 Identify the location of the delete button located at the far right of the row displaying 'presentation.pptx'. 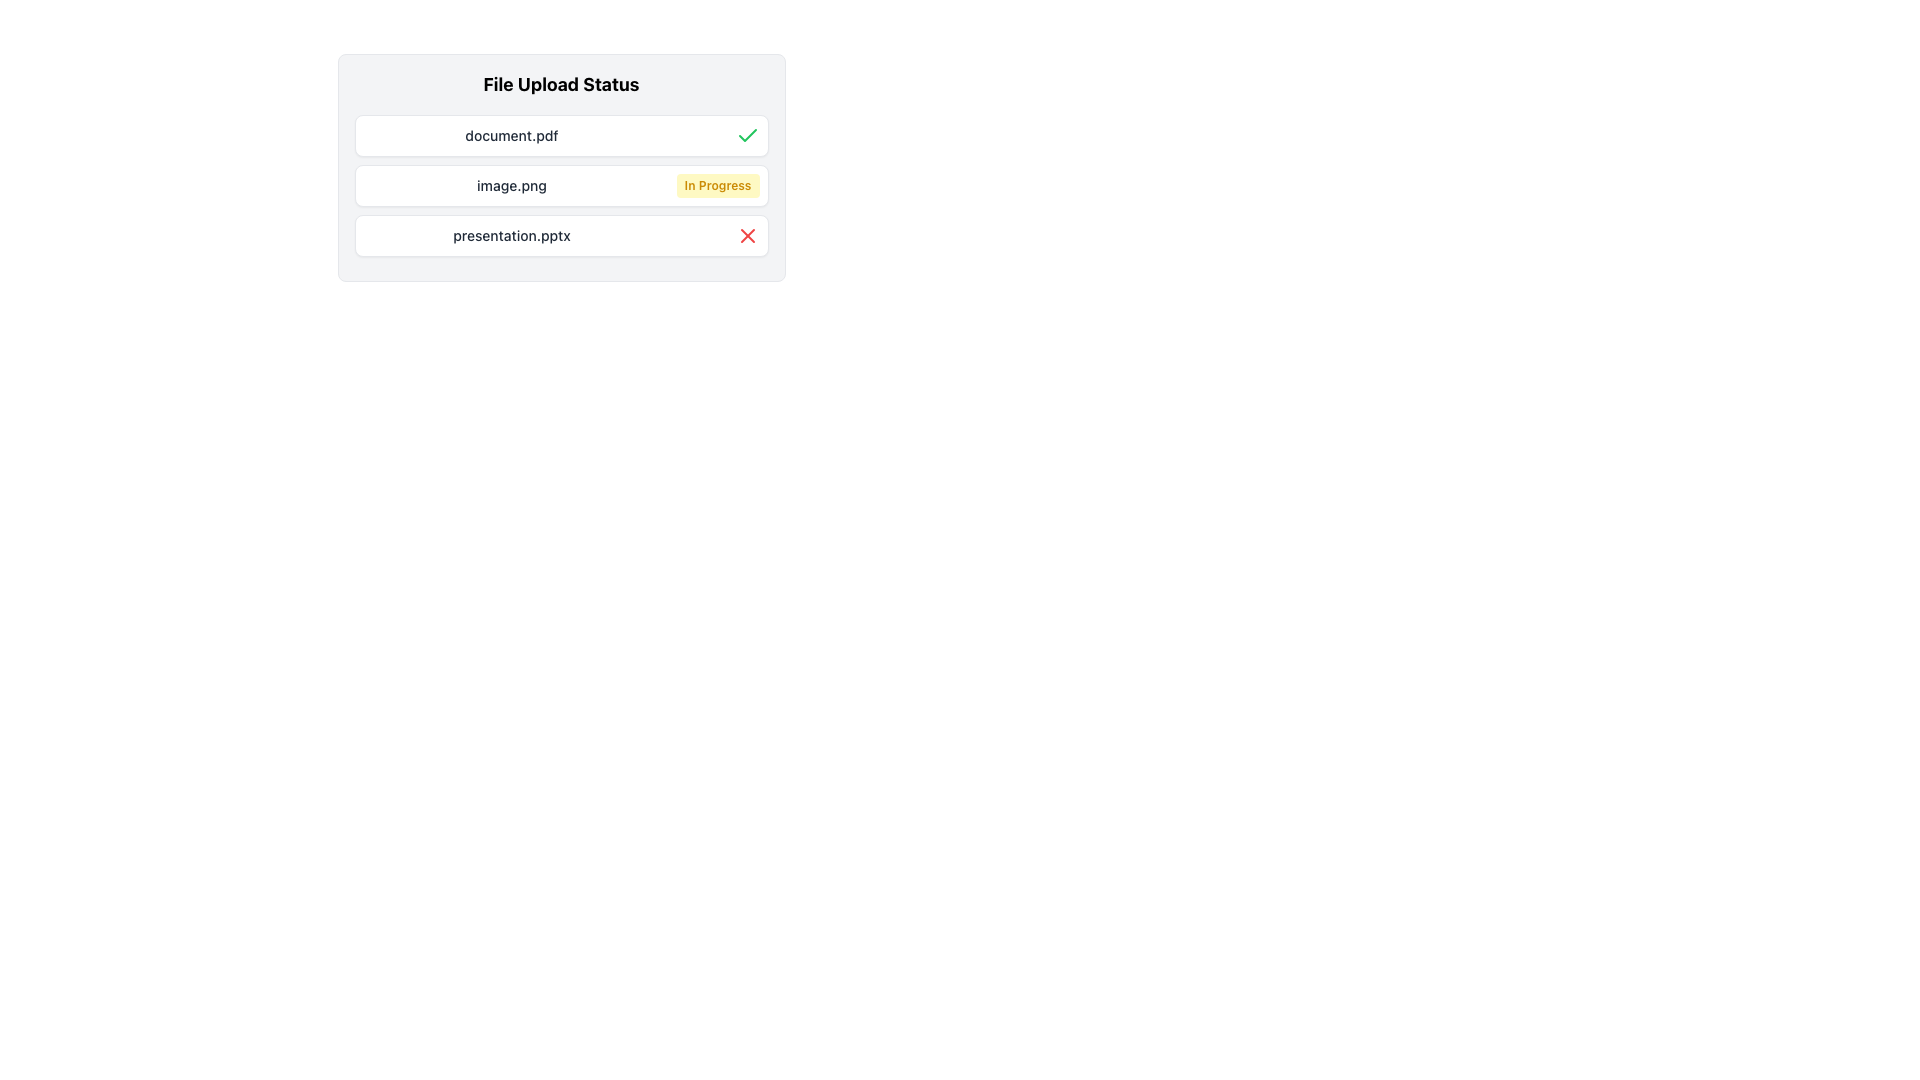
(746, 234).